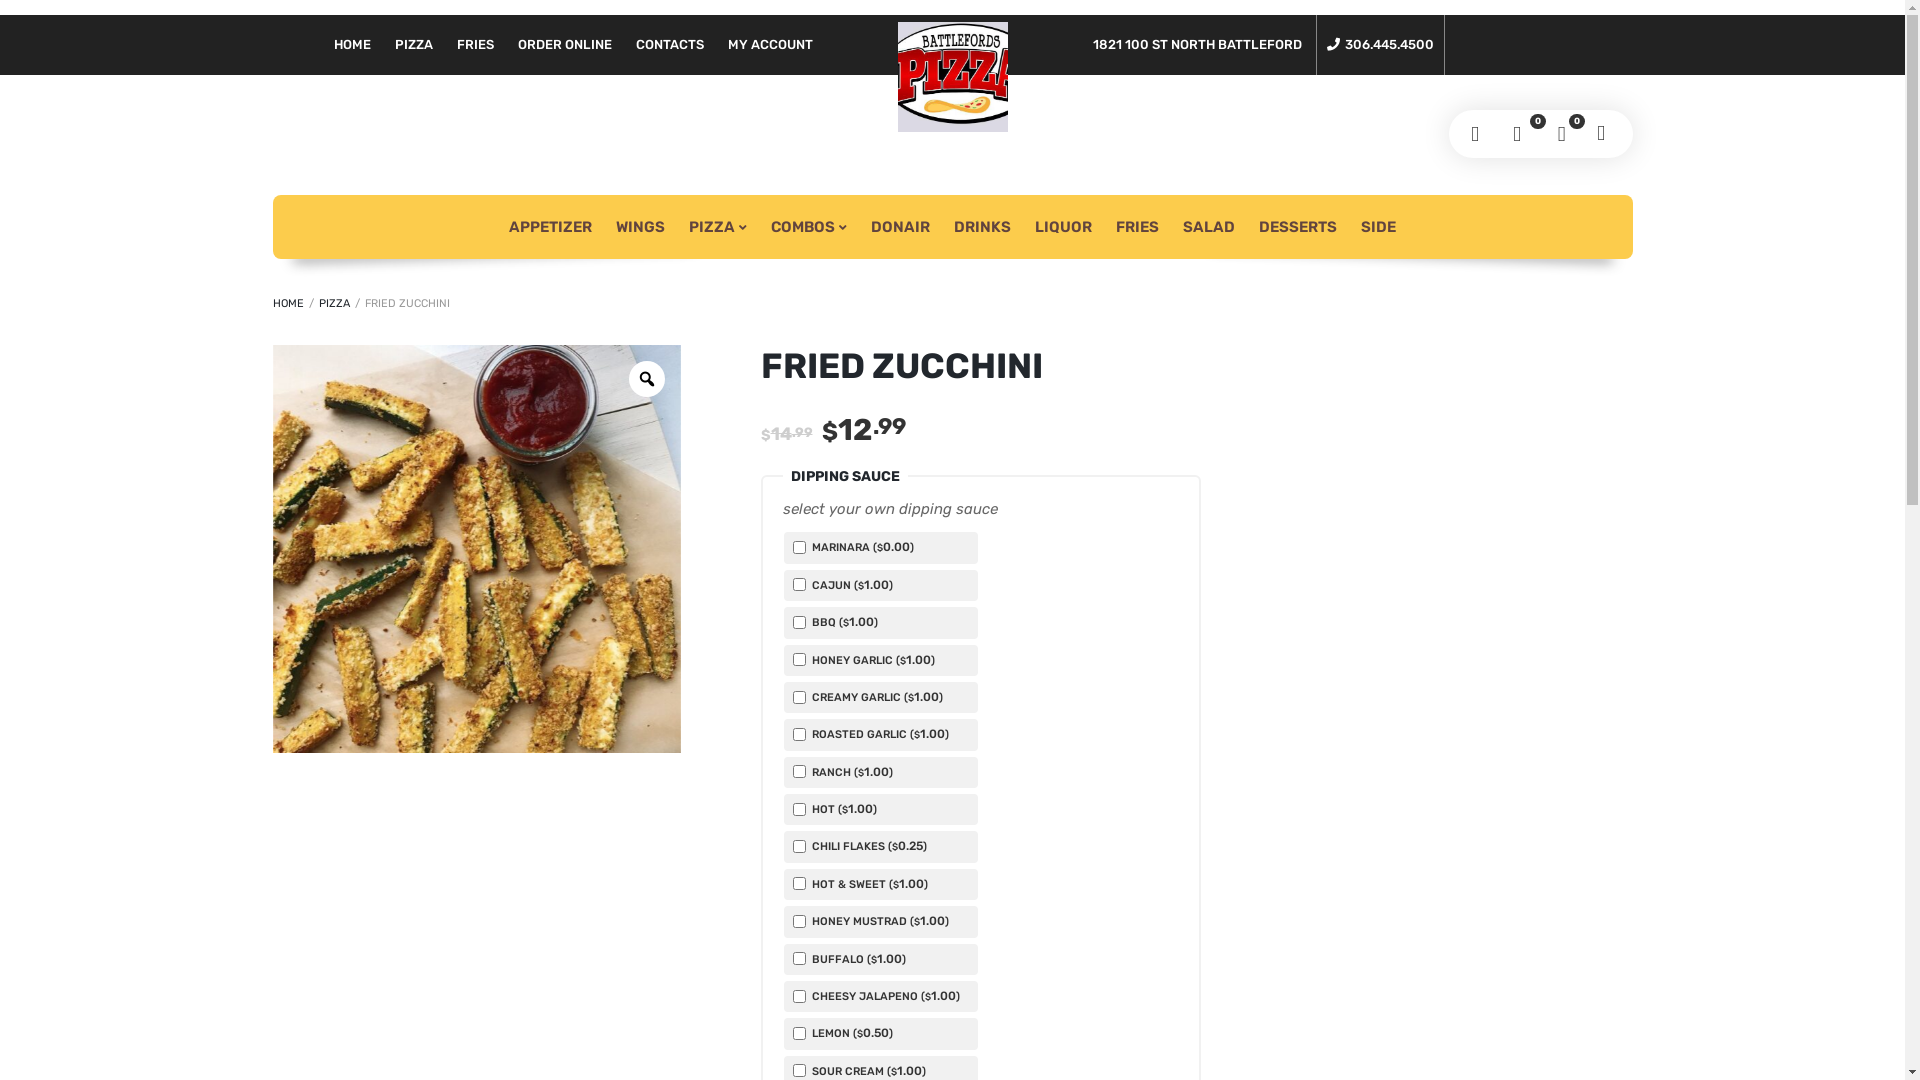 This screenshot has height=1080, width=1920. Describe the element at coordinates (624, 45) in the screenshot. I see `'CONTACTS'` at that location.